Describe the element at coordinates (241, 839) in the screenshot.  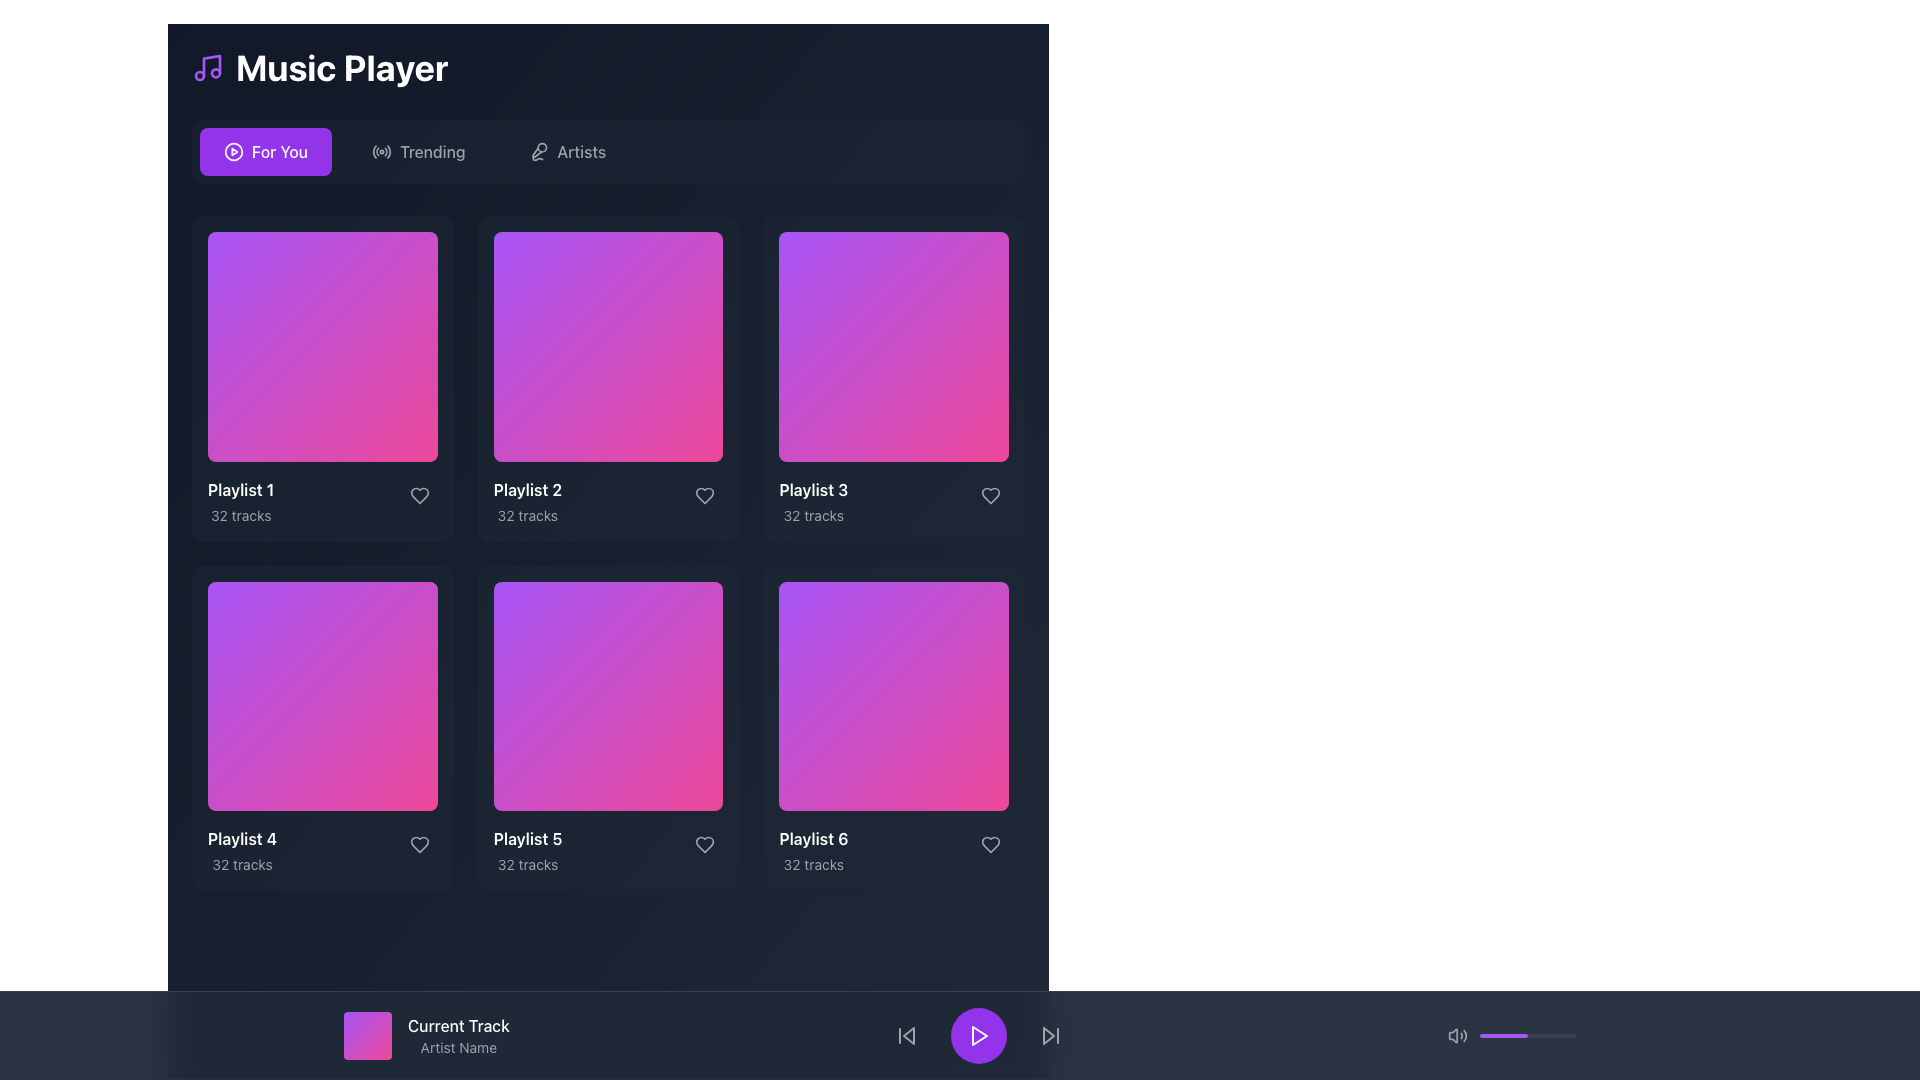
I see `the text label displaying 'Playlist 4', which is located at the bottom-left section of the fourth playlist card in a 2-by-3 grid layout` at that location.